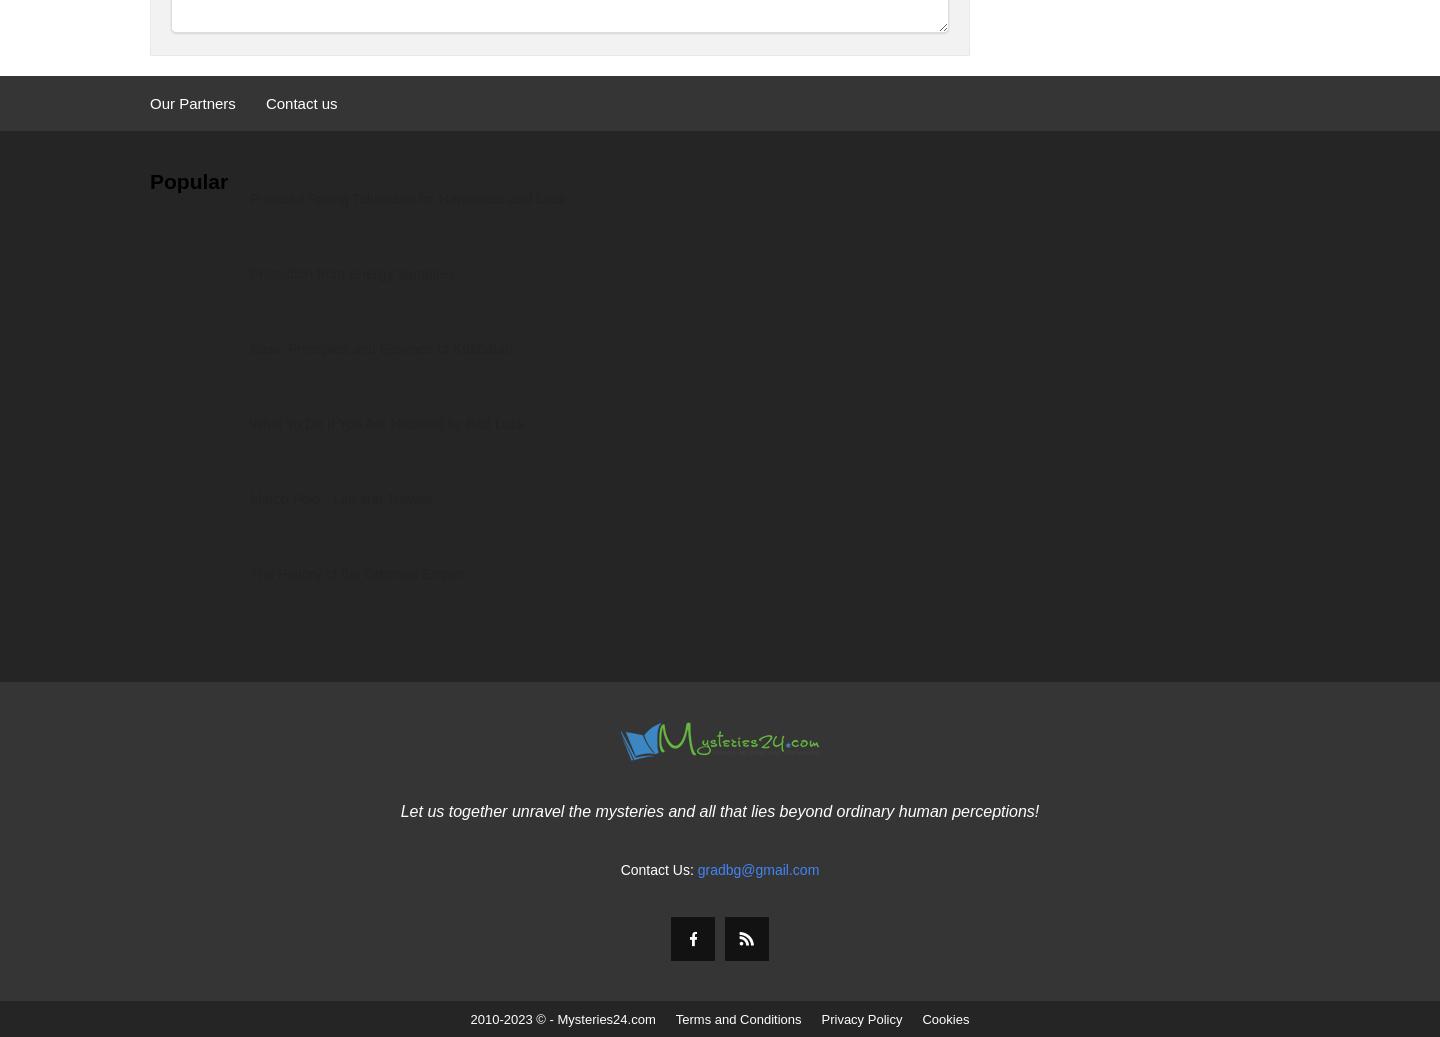 The height and width of the screenshot is (1037, 1440). I want to click on '2010-2023 © - Mysteries24.com', so click(562, 1019).